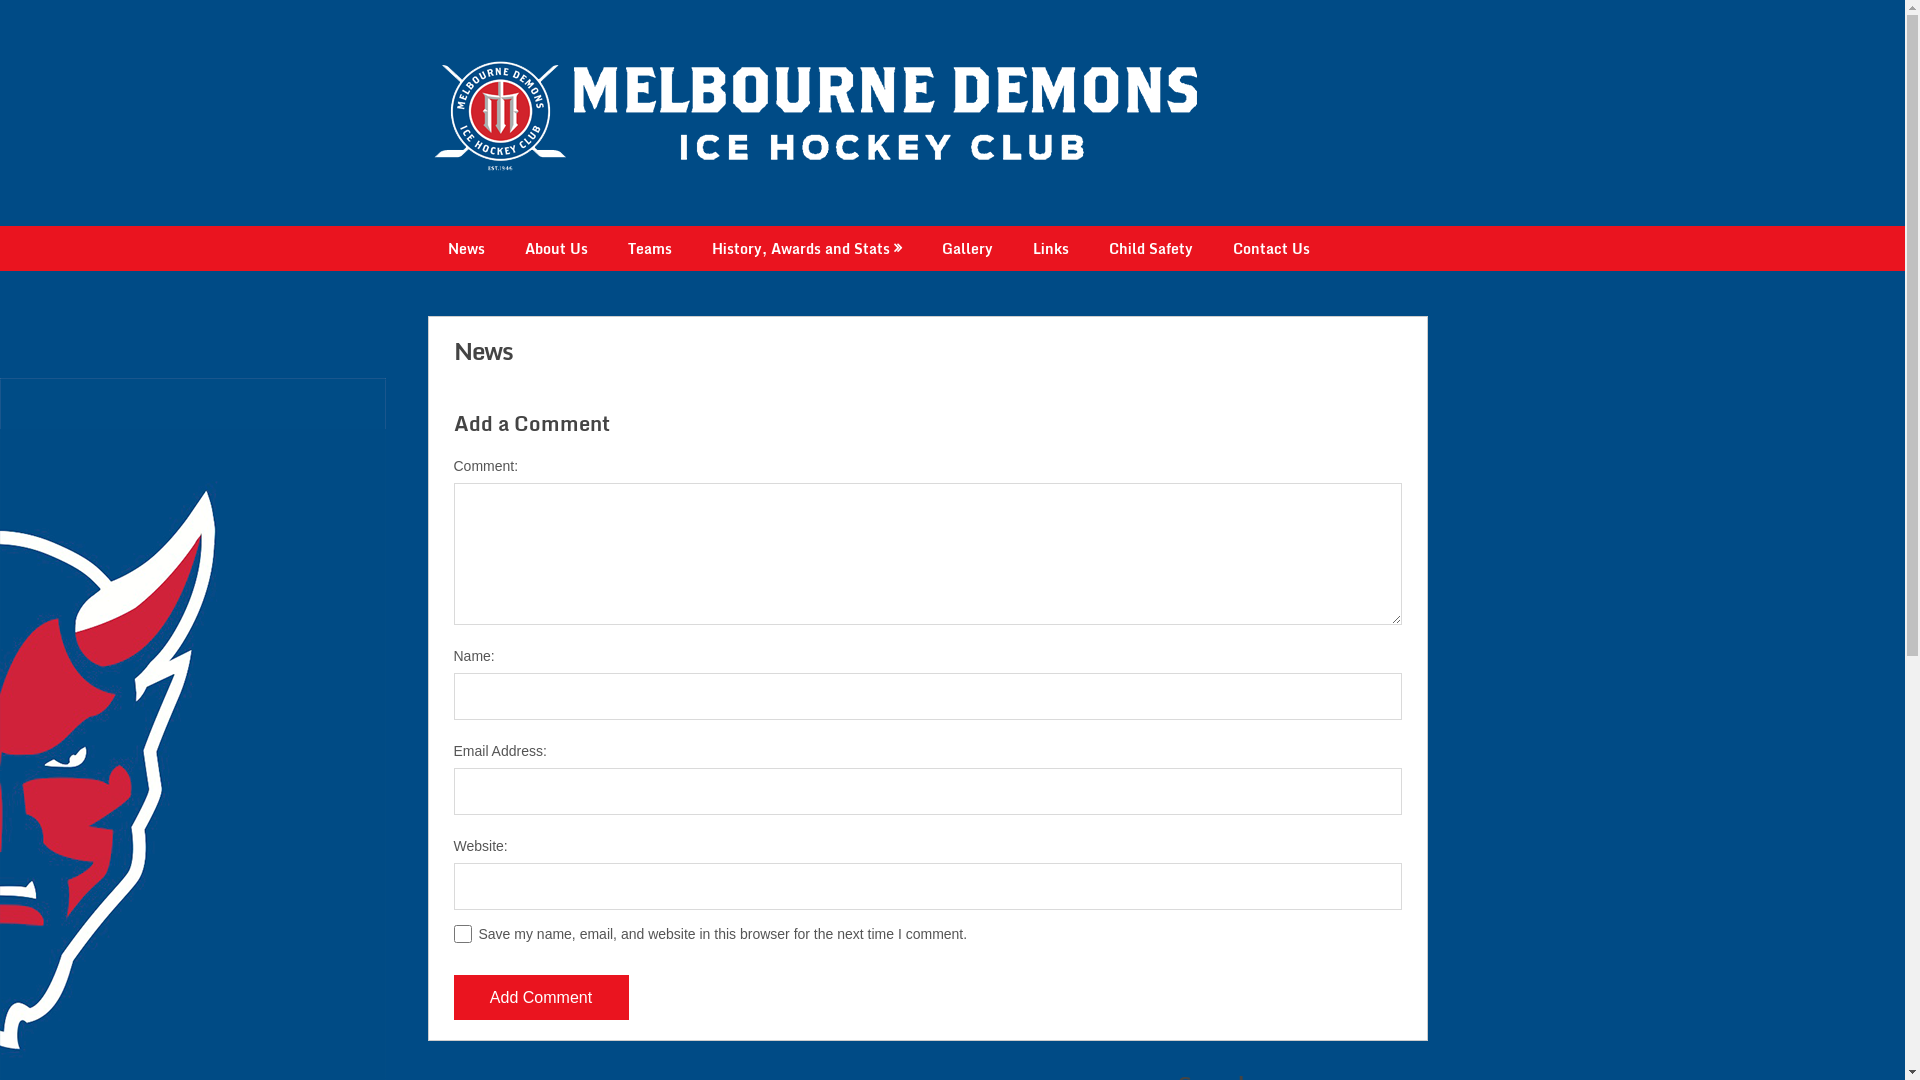 This screenshot has height=1080, width=1920. Describe the element at coordinates (649, 247) in the screenshot. I see `'Teams'` at that location.